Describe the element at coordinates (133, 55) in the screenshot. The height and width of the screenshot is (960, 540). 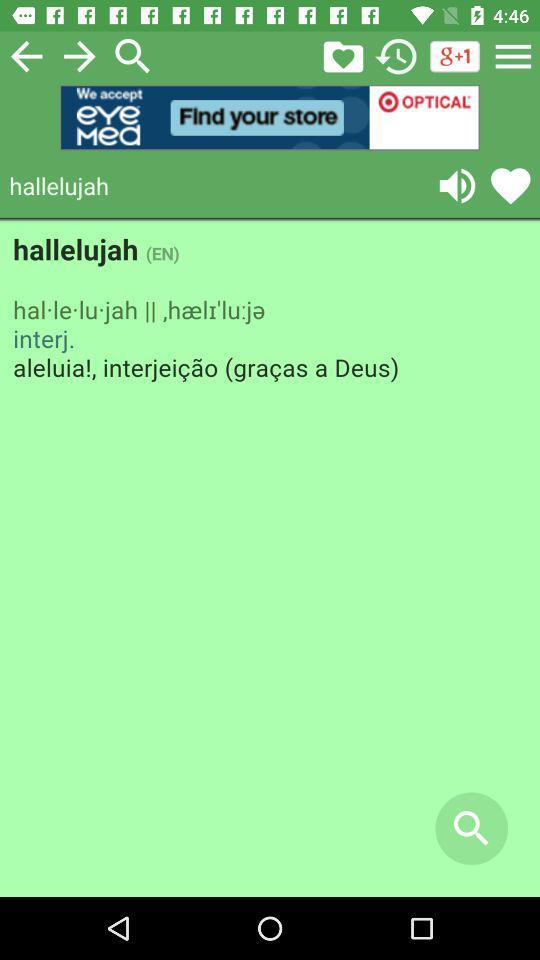
I see `search option` at that location.